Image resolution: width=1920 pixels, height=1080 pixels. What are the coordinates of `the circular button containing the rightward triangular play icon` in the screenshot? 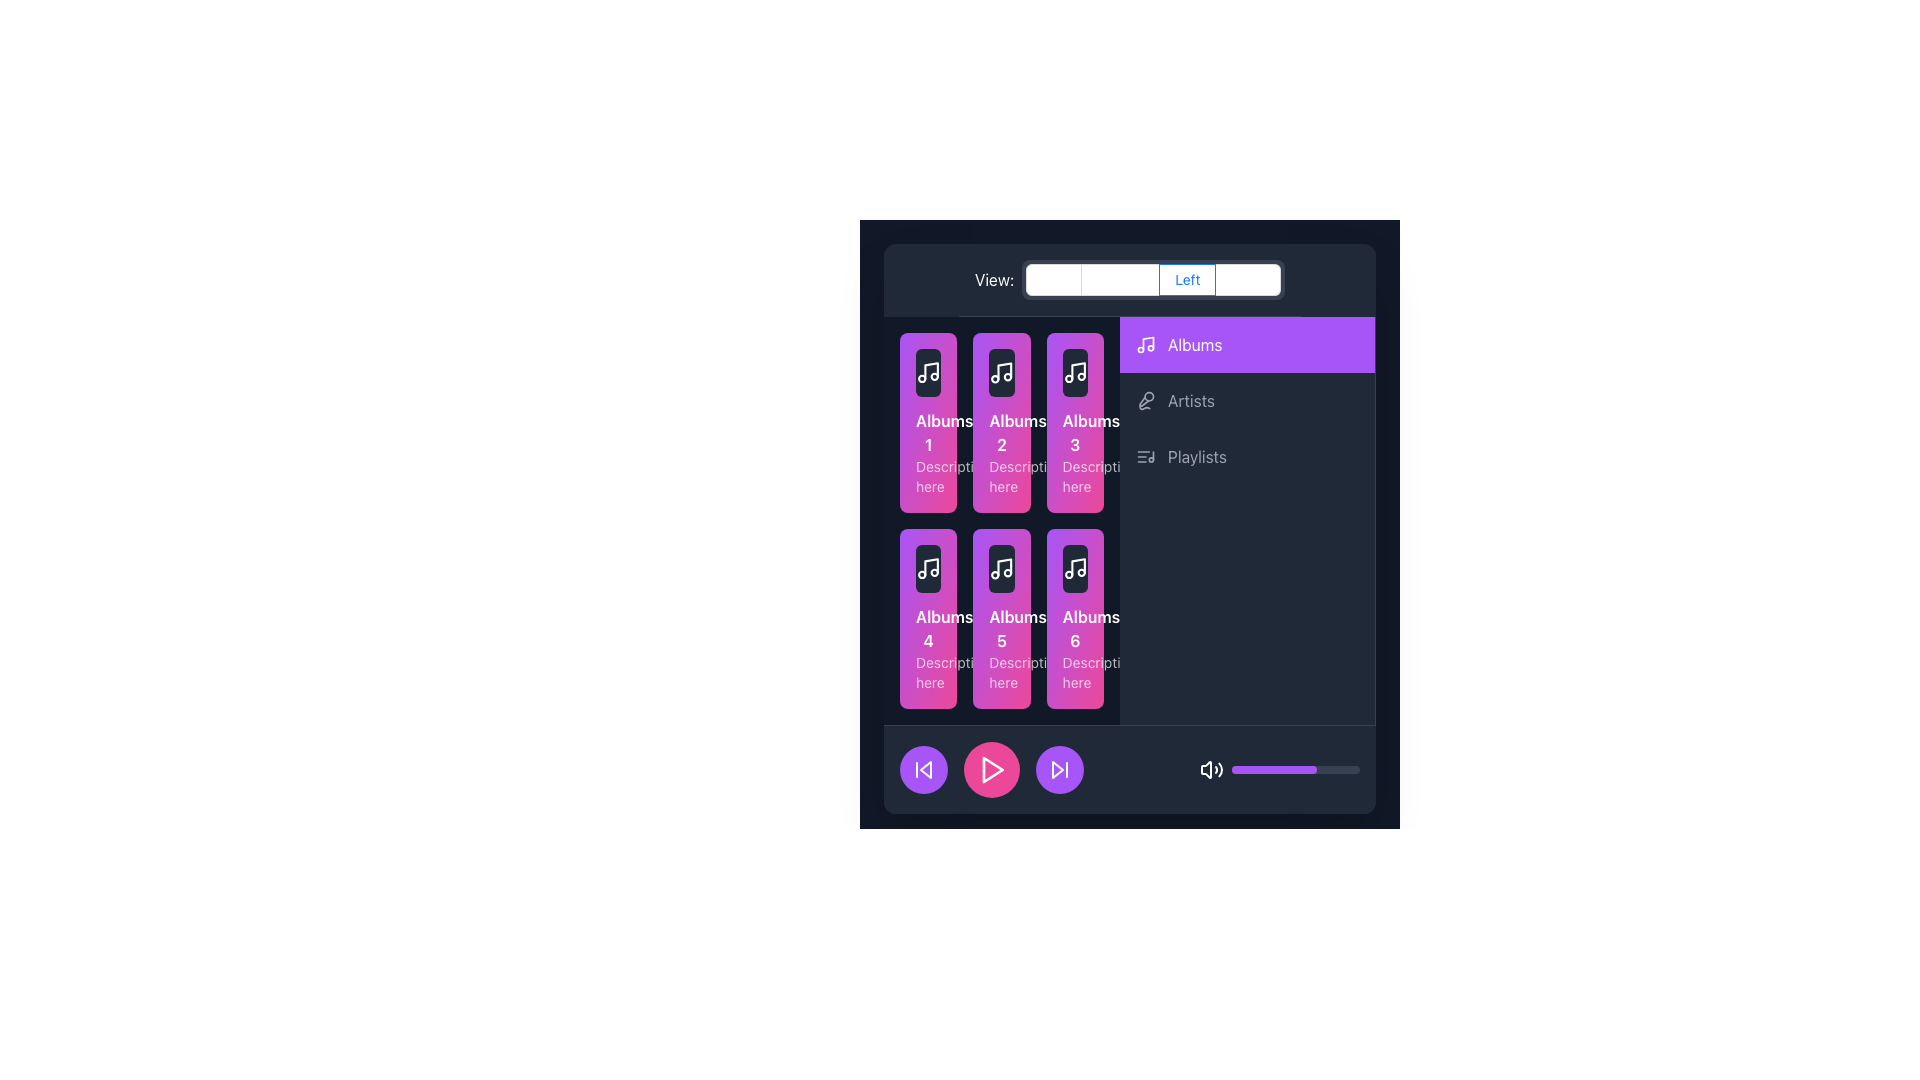 It's located at (993, 769).